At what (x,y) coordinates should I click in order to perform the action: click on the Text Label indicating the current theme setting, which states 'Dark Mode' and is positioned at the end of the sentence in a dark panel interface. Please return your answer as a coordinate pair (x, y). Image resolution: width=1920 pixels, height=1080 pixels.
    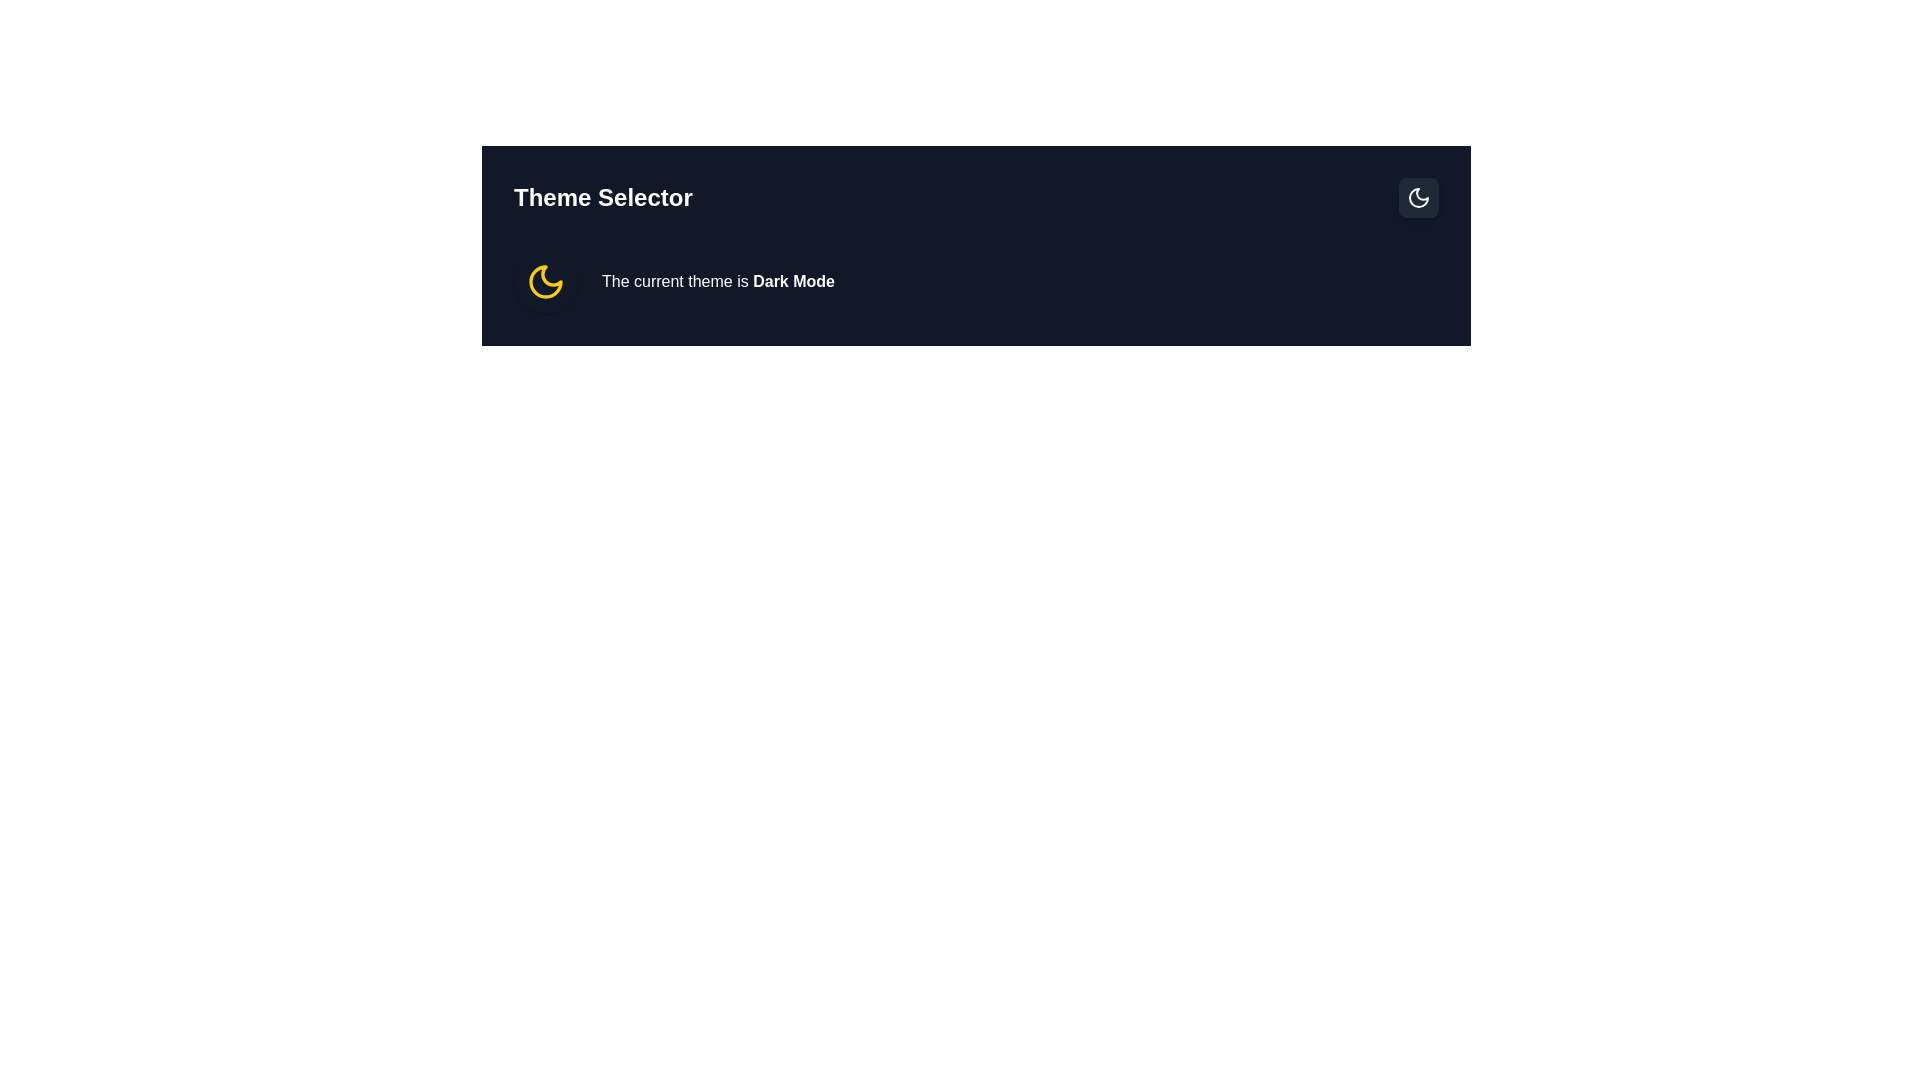
    Looking at the image, I should click on (793, 281).